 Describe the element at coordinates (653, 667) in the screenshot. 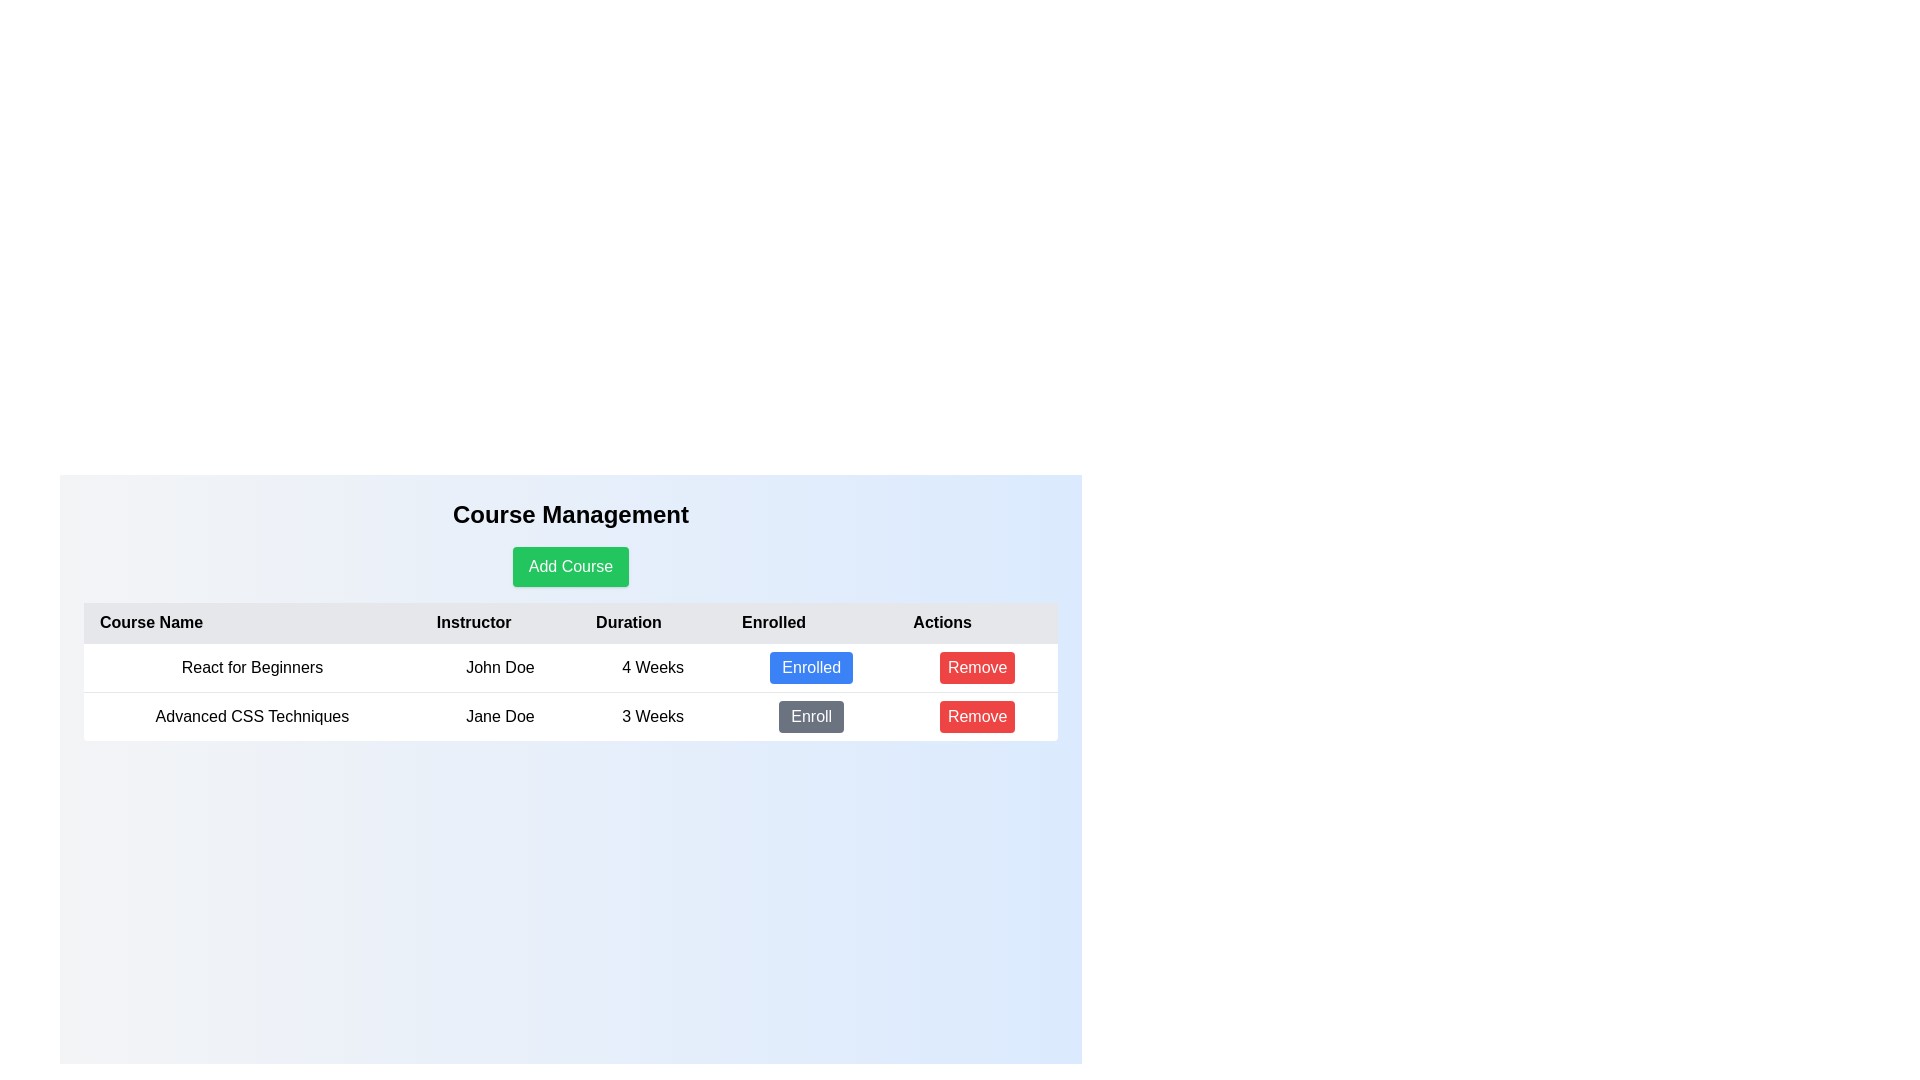

I see `the text label displaying the course duration located in the third column of the course table, which follows 'React for Beginners' and 'John Doe'` at that location.